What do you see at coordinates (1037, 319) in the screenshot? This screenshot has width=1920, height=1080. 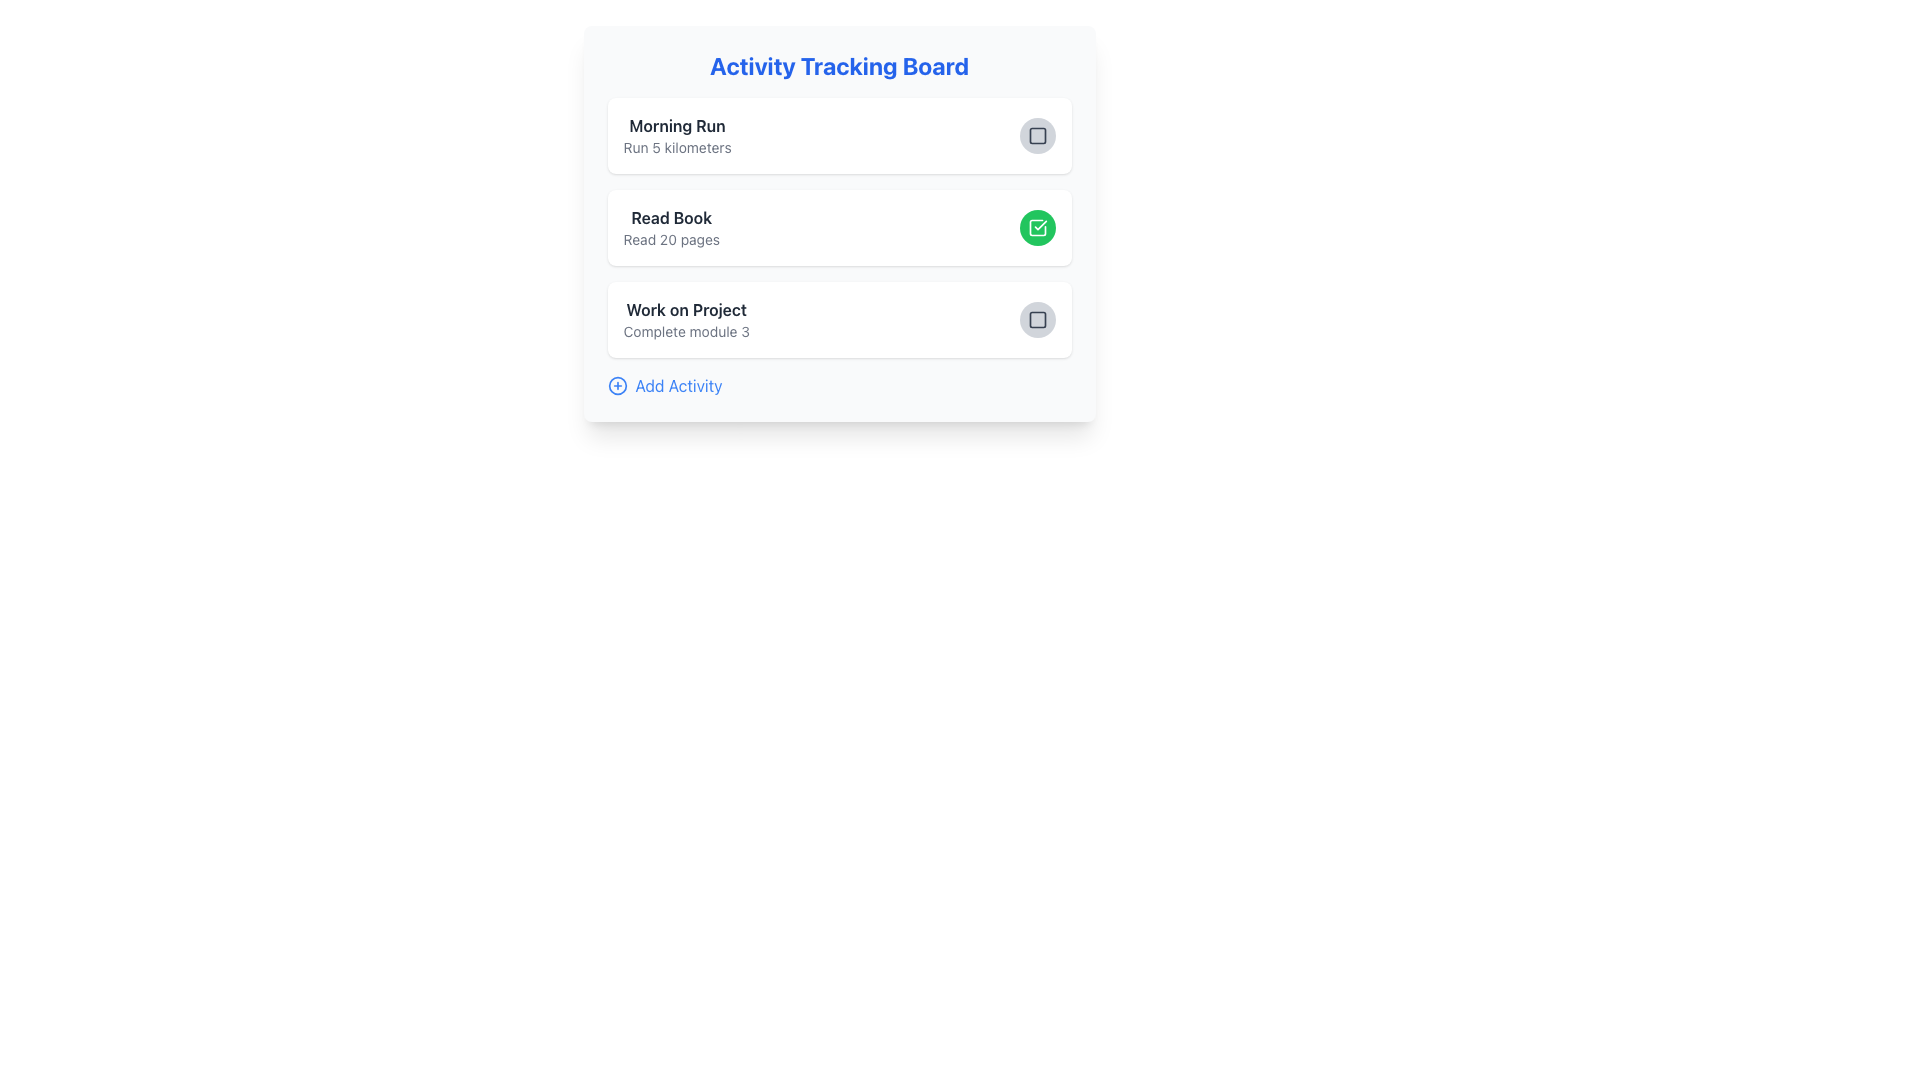 I see `the circular button with a light gray background and dark gray square icon` at bounding box center [1037, 319].